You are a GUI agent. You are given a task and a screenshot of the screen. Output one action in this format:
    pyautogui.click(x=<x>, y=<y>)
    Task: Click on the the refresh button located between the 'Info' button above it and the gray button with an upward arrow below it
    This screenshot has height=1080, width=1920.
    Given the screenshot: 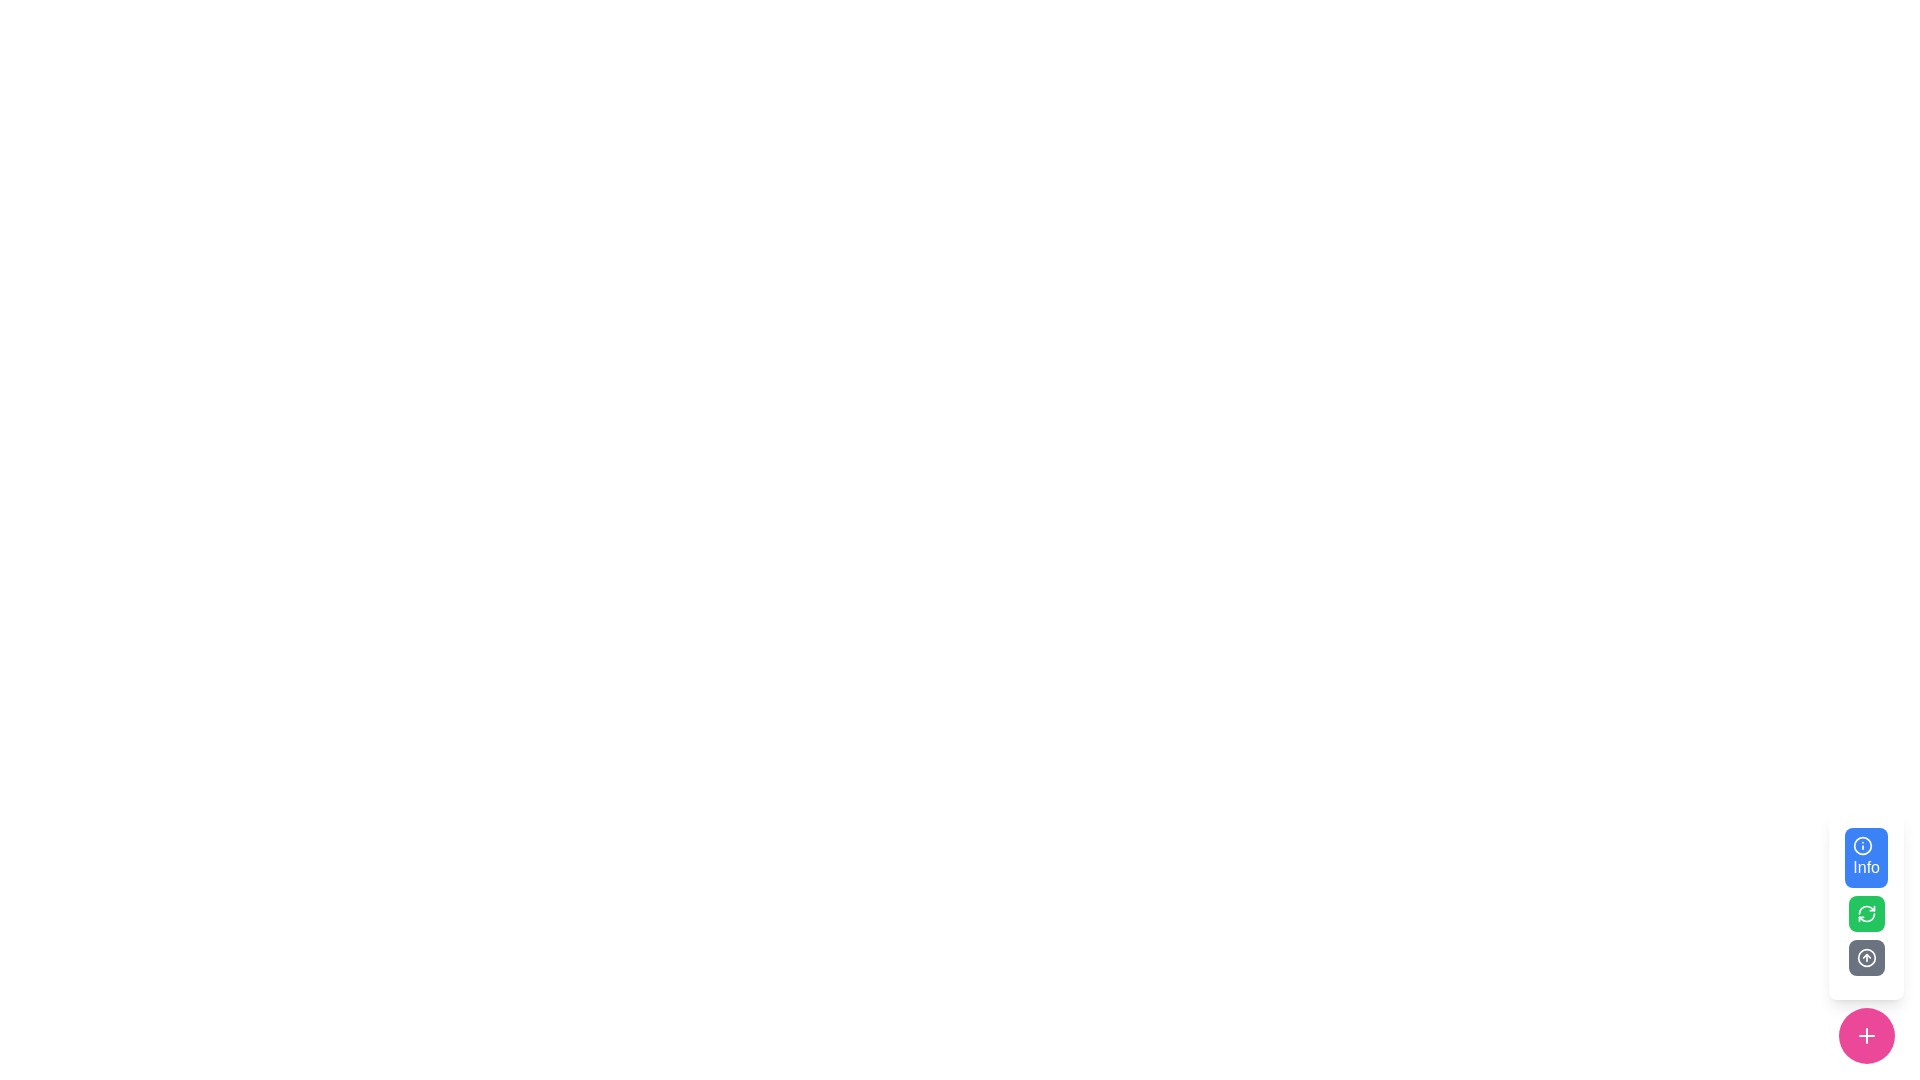 What is the action you would take?
    pyautogui.click(x=1865, y=914)
    